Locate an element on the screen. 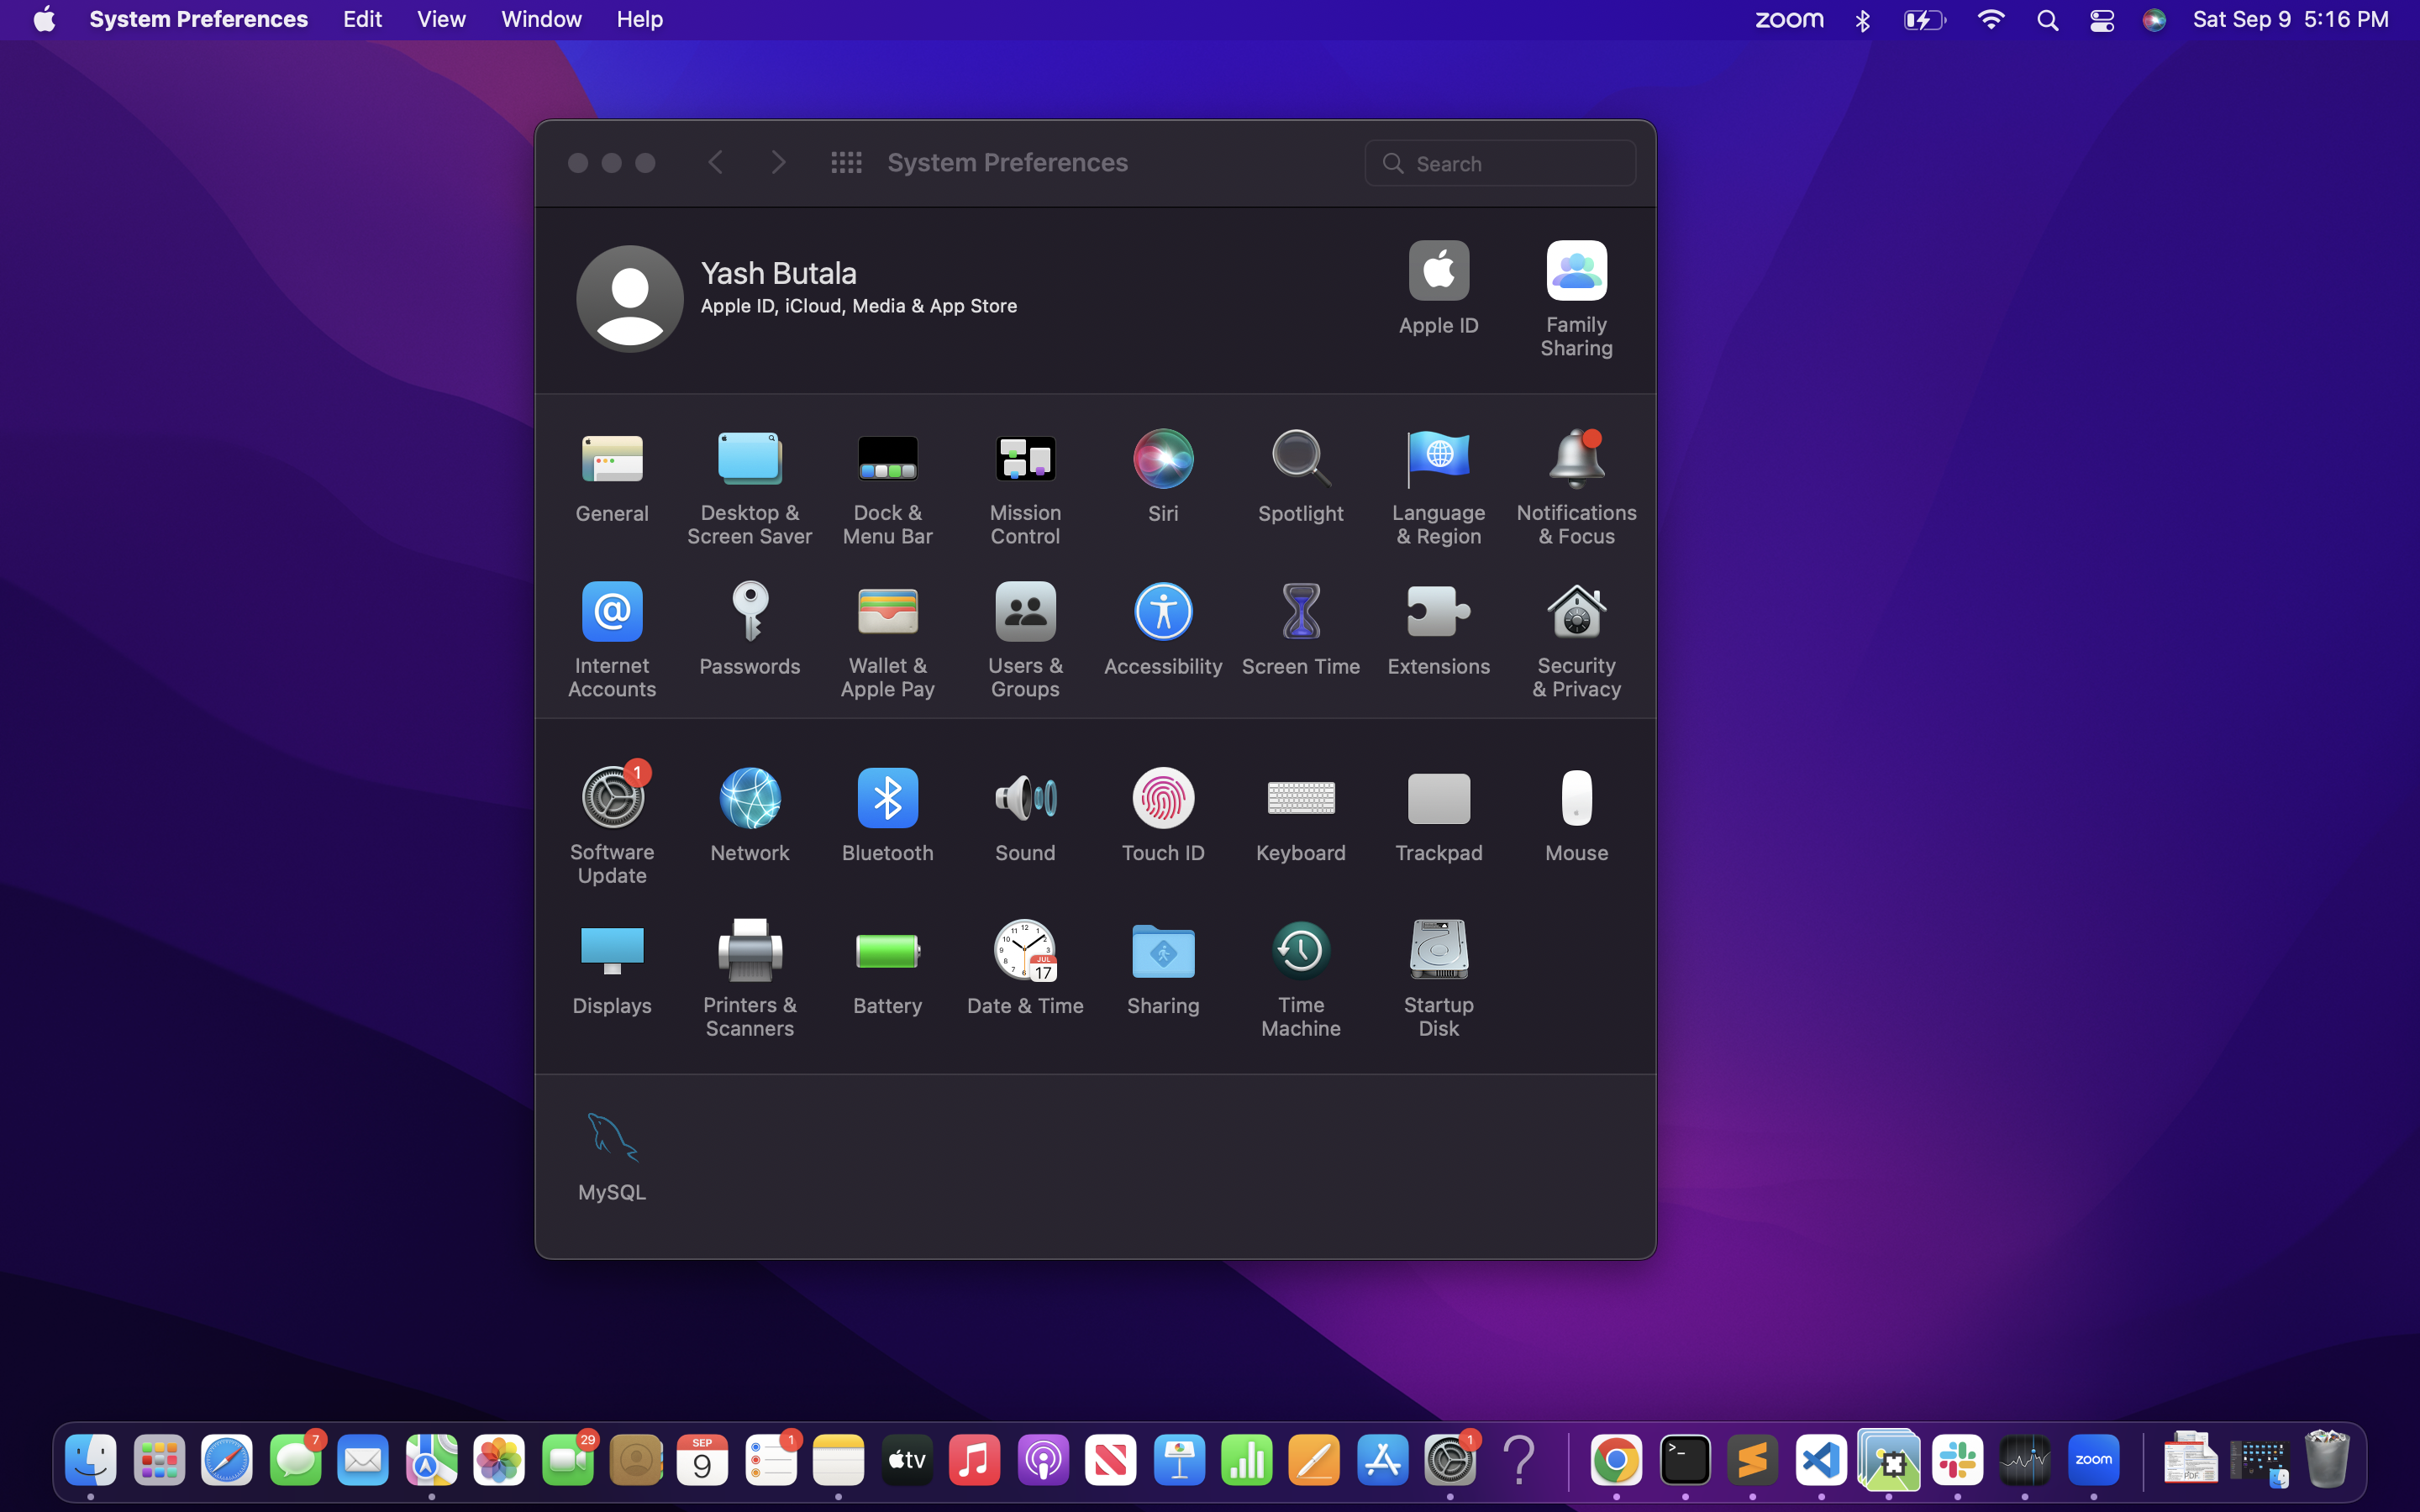  the language and region settings is located at coordinates (1439, 487).